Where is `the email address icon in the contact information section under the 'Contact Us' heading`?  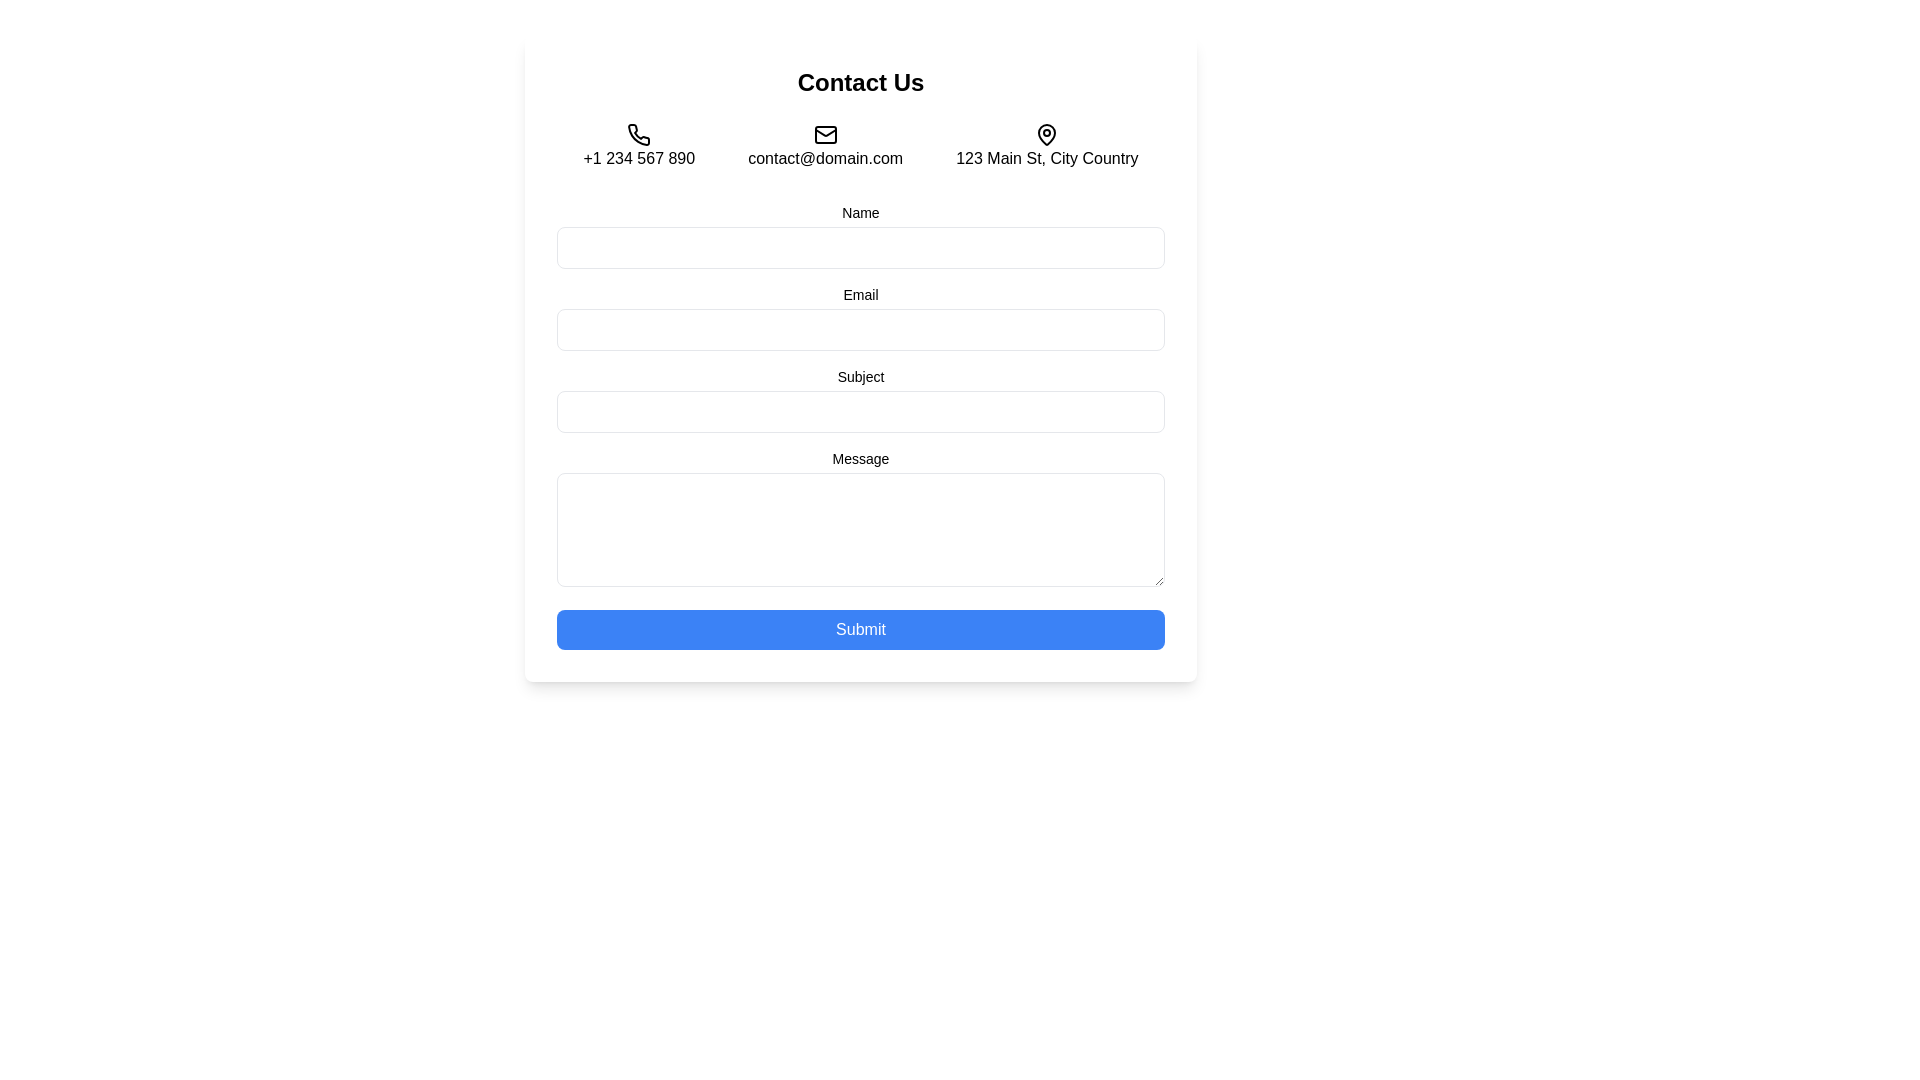 the email address icon in the contact information section under the 'Contact Us' heading is located at coordinates (860, 145).